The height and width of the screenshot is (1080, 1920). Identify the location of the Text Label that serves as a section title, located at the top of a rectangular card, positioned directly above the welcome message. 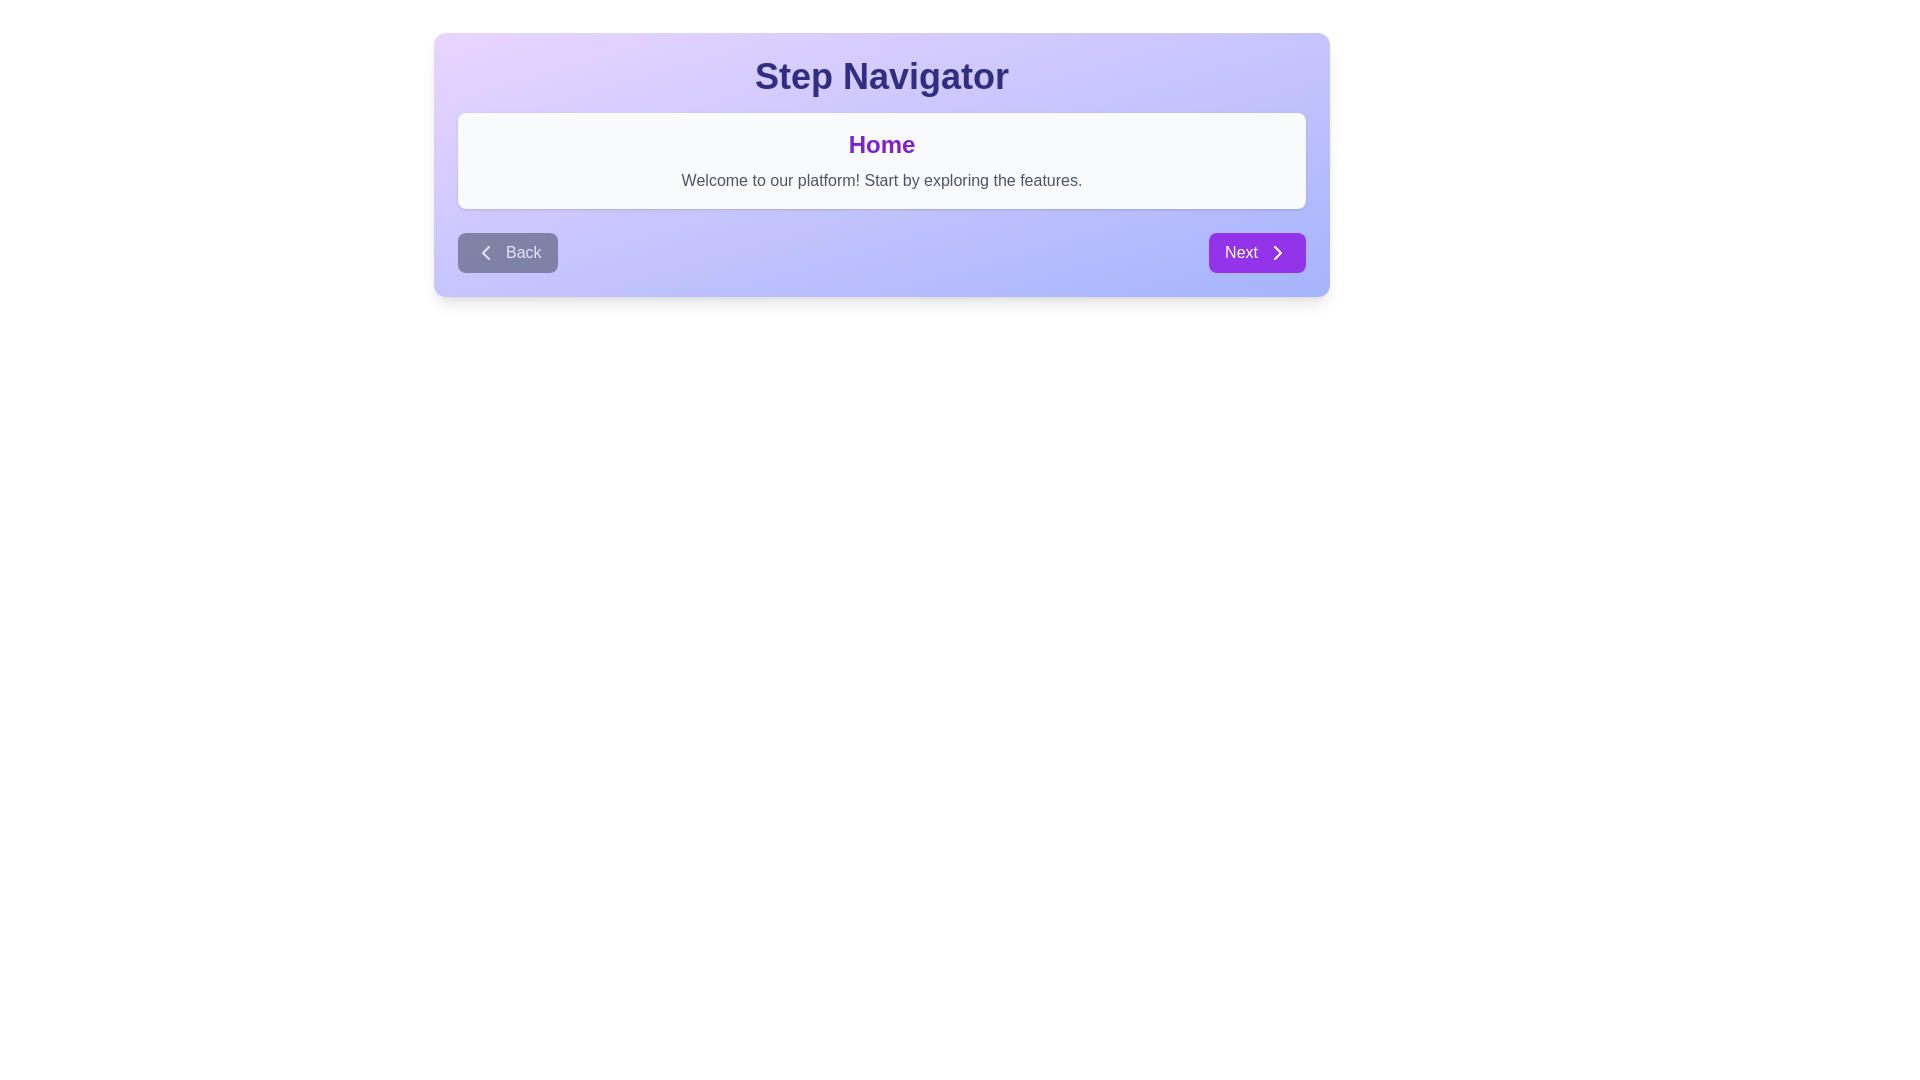
(881, 144).